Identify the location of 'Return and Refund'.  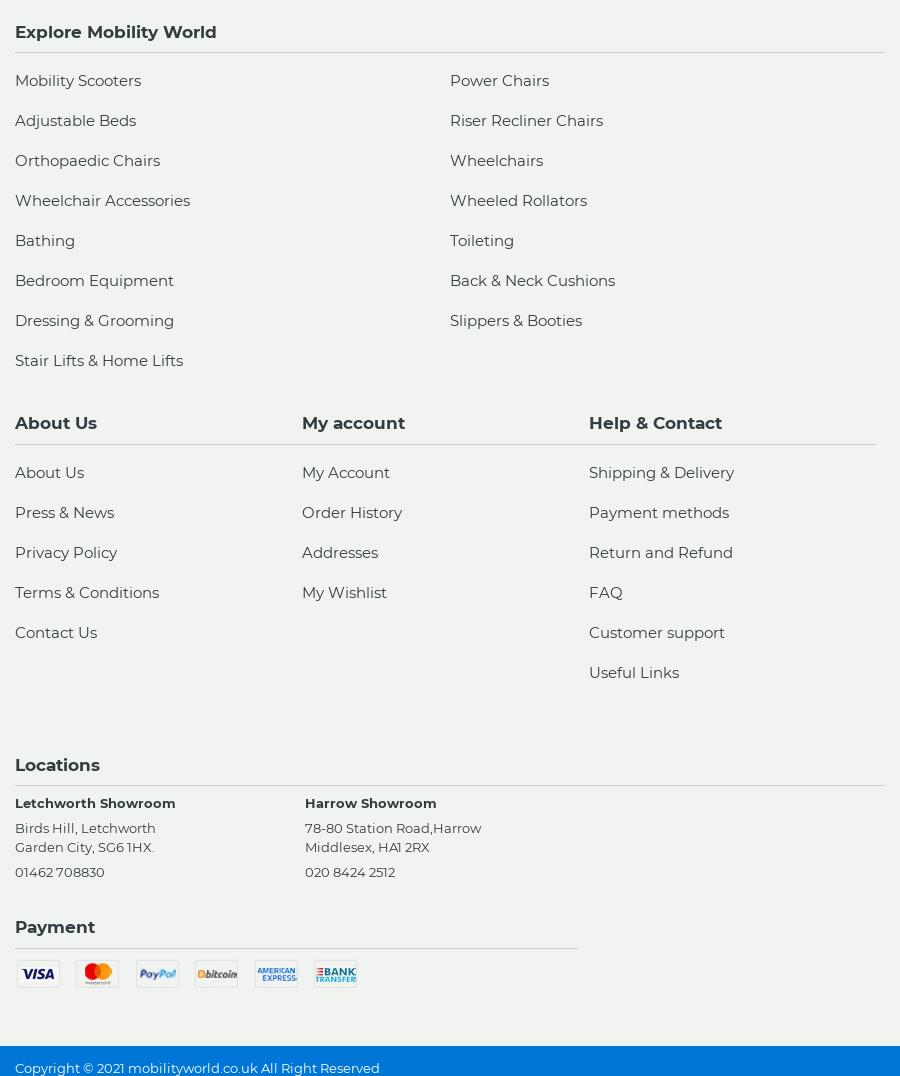
(588, 550).